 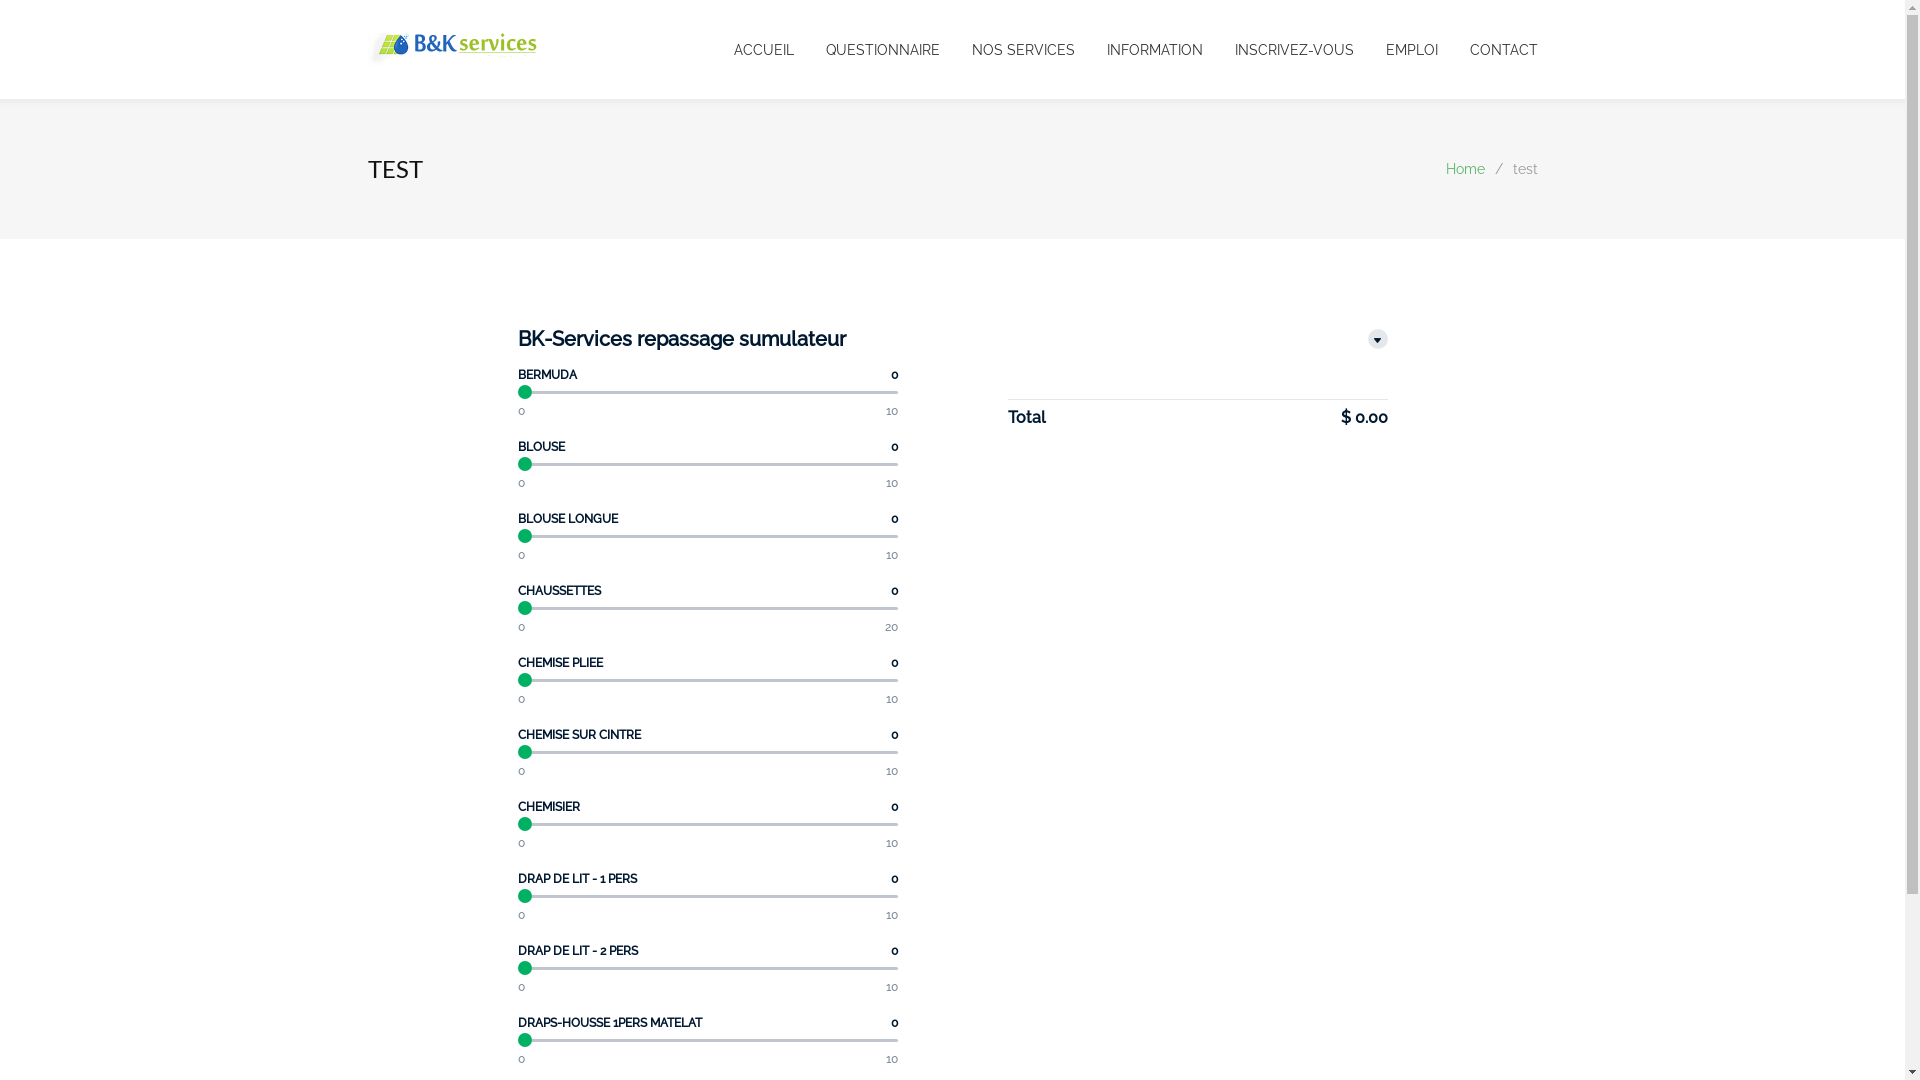 What do you see at coordinates (1437, 48) in the screenshot?
I see `'CONTACT'` at bounding box center [1437, 48].